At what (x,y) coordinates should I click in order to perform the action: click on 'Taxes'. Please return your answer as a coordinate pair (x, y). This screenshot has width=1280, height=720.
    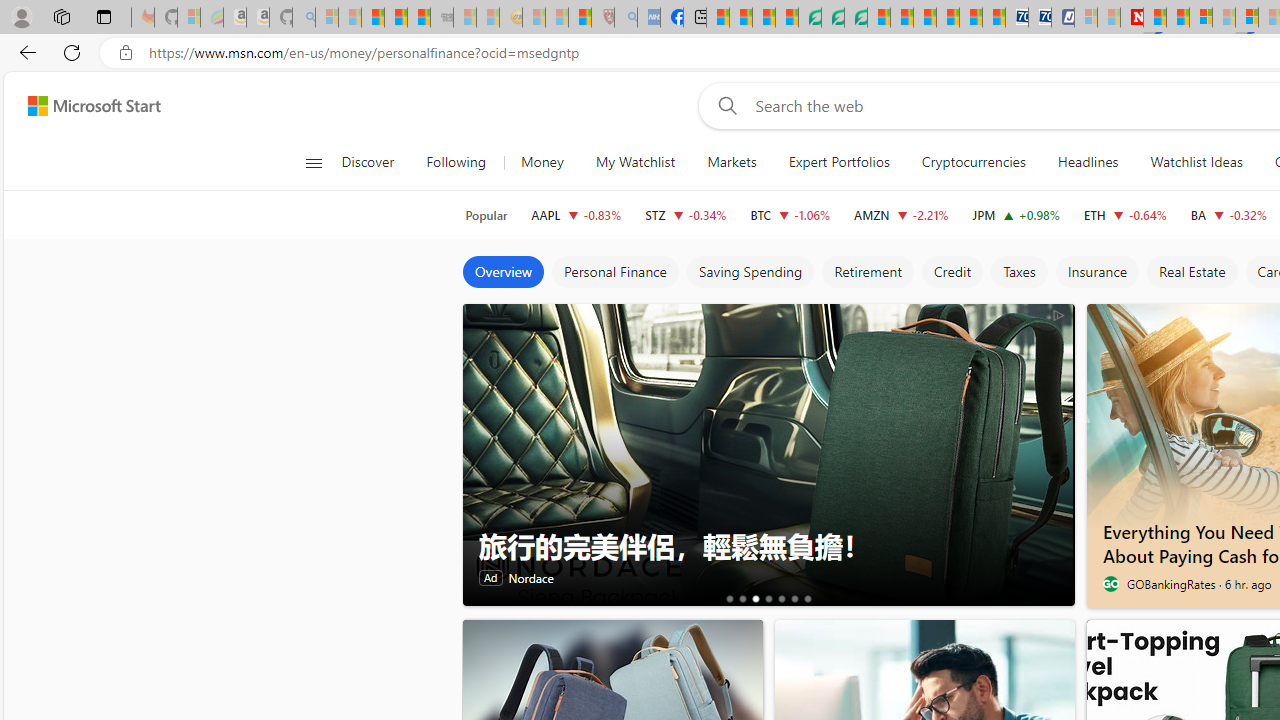
    Looking at the image, I should click on (1018, 272).